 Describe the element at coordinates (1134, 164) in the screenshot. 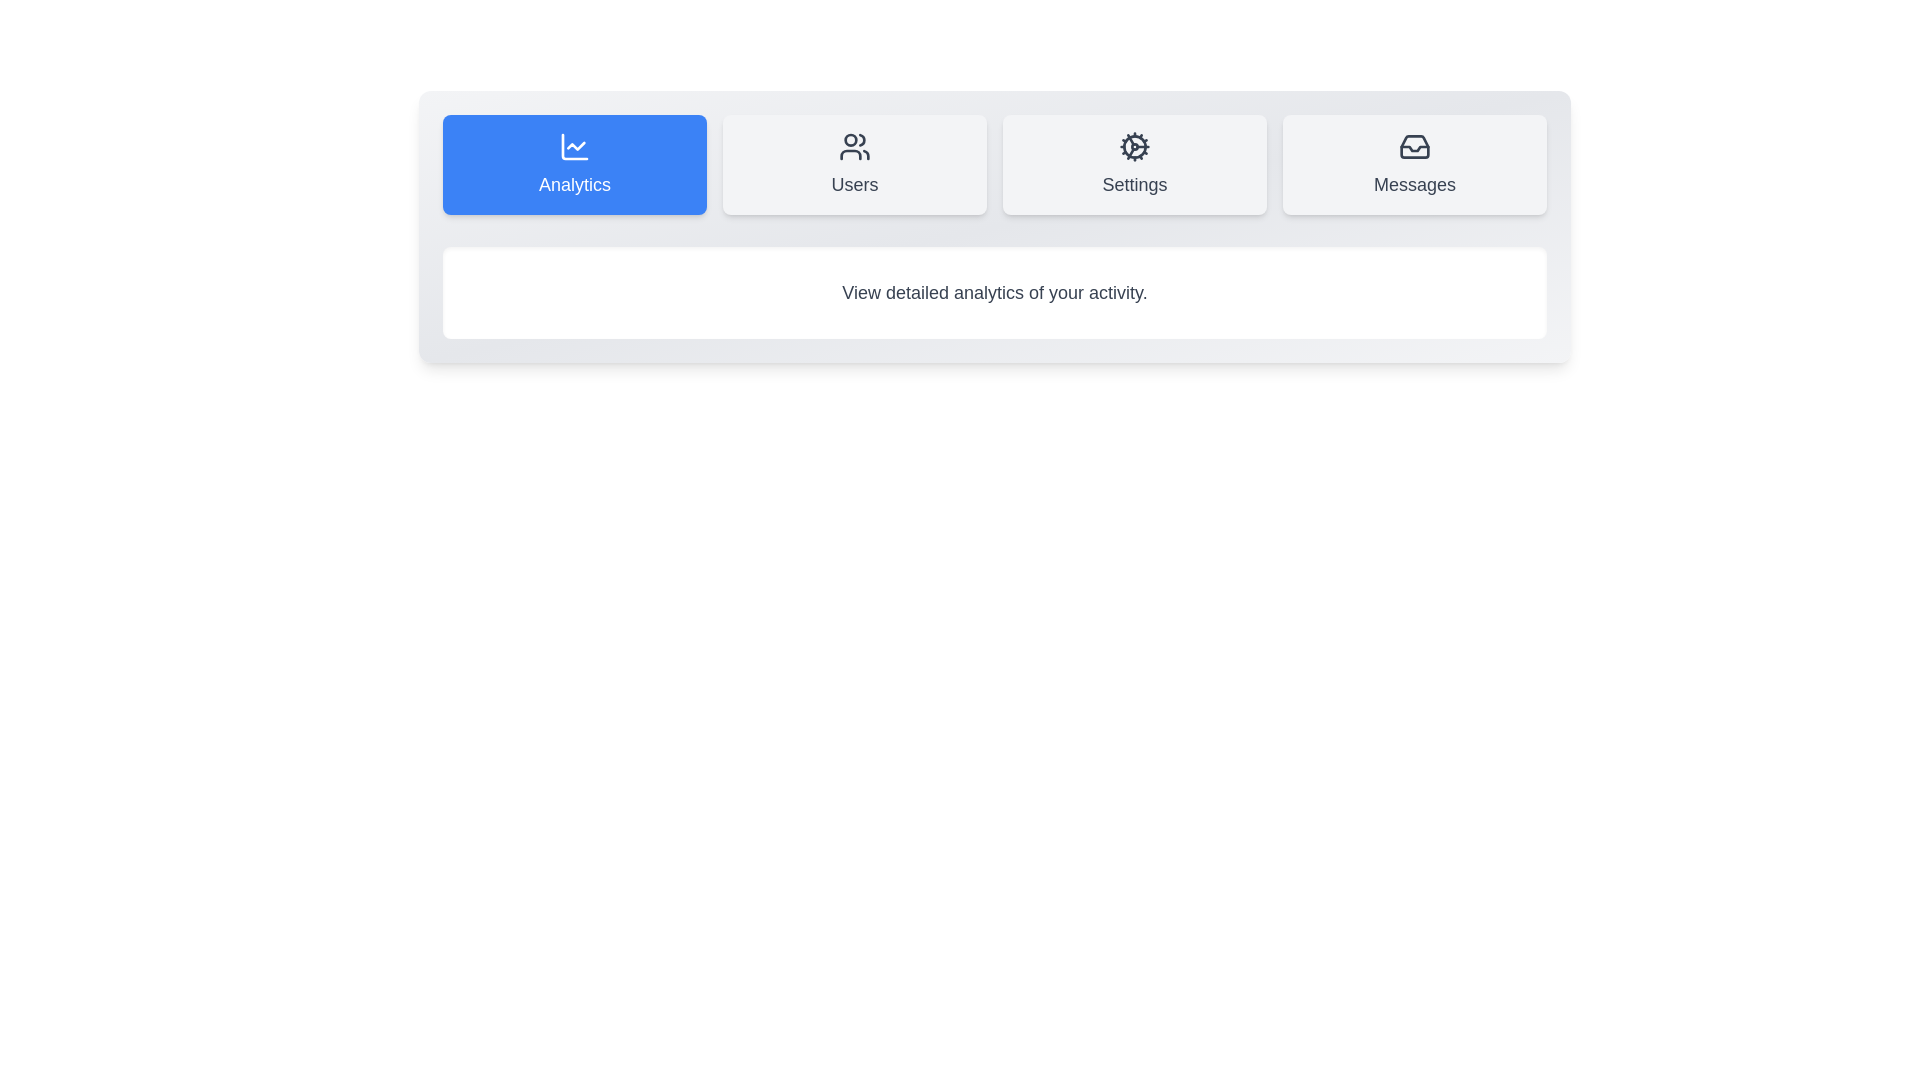

I see `the Settings tab to switch the active section` at that location.